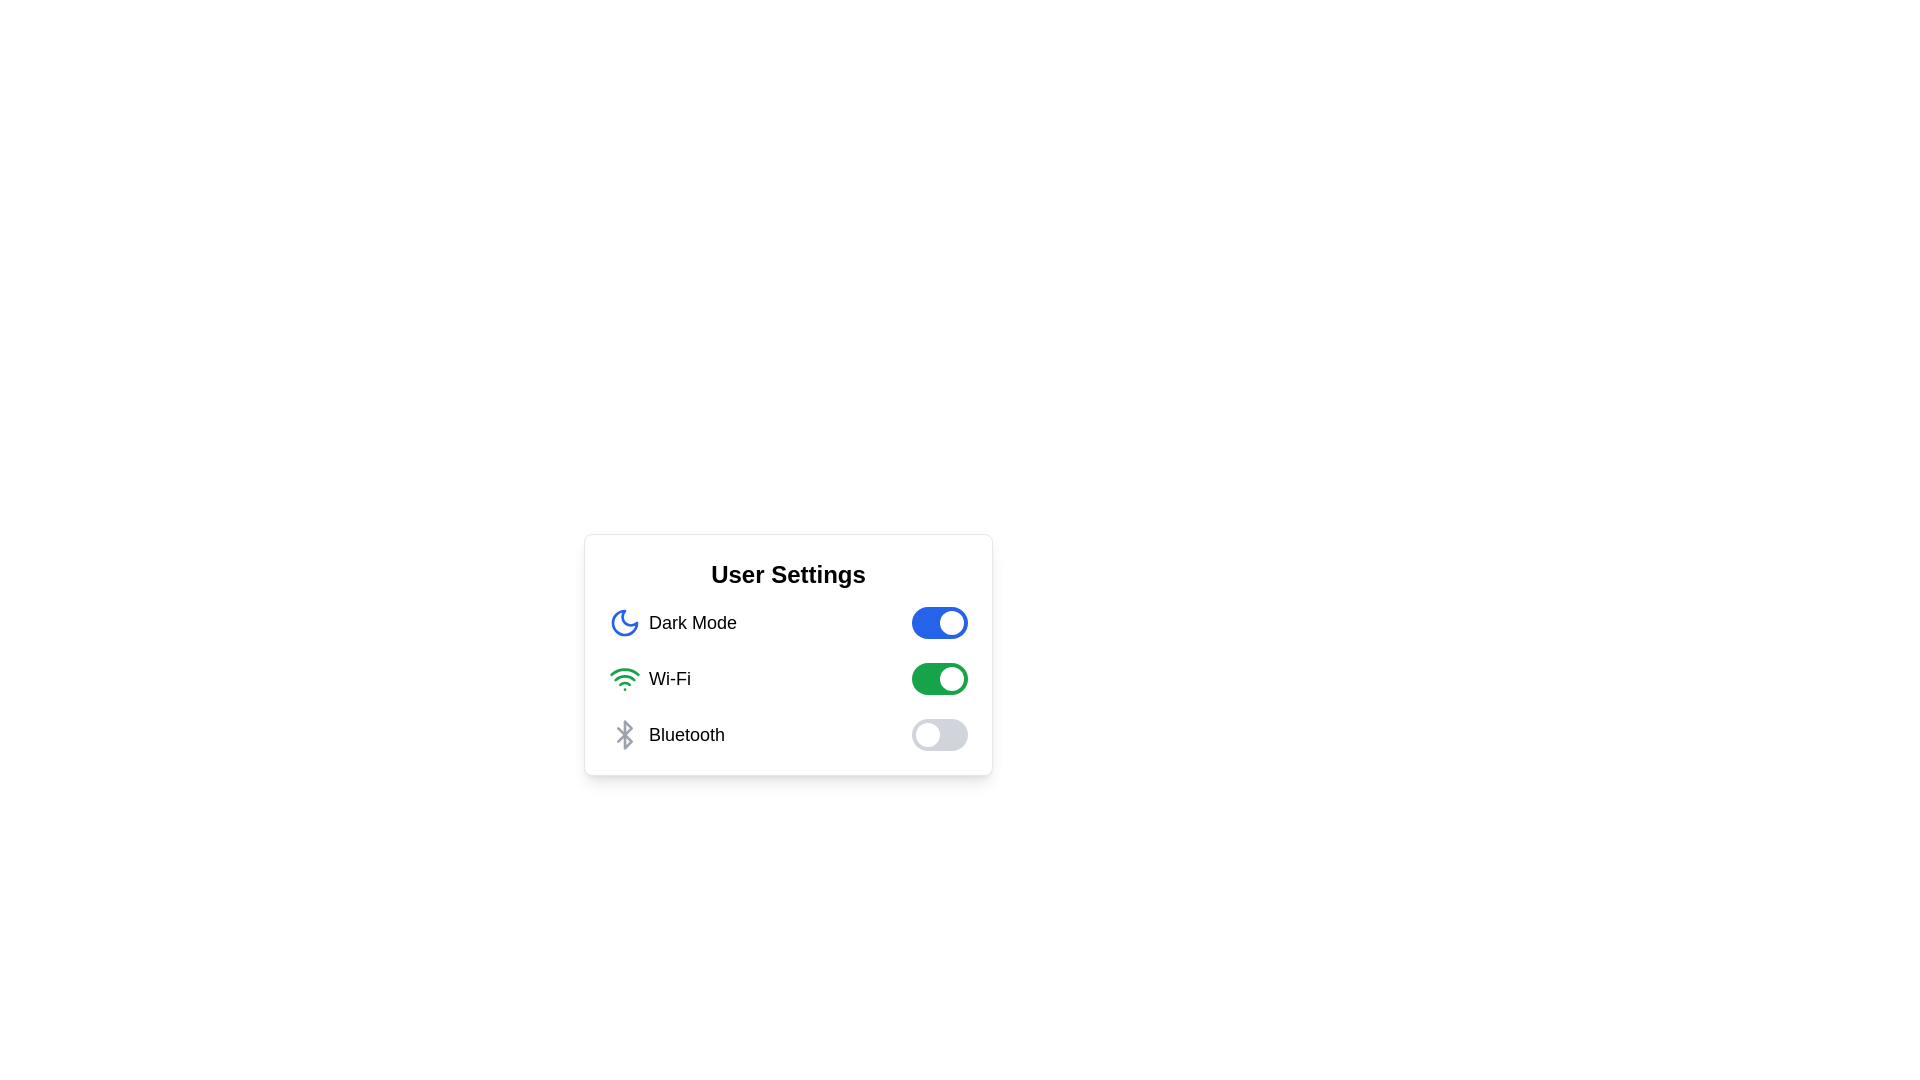  Describe the element at coordinates (787, 622) in the screenshot. I see `the 'Dark Mode' toggle switch which is the first interactive option in the 'User Settings' panel` at that location.